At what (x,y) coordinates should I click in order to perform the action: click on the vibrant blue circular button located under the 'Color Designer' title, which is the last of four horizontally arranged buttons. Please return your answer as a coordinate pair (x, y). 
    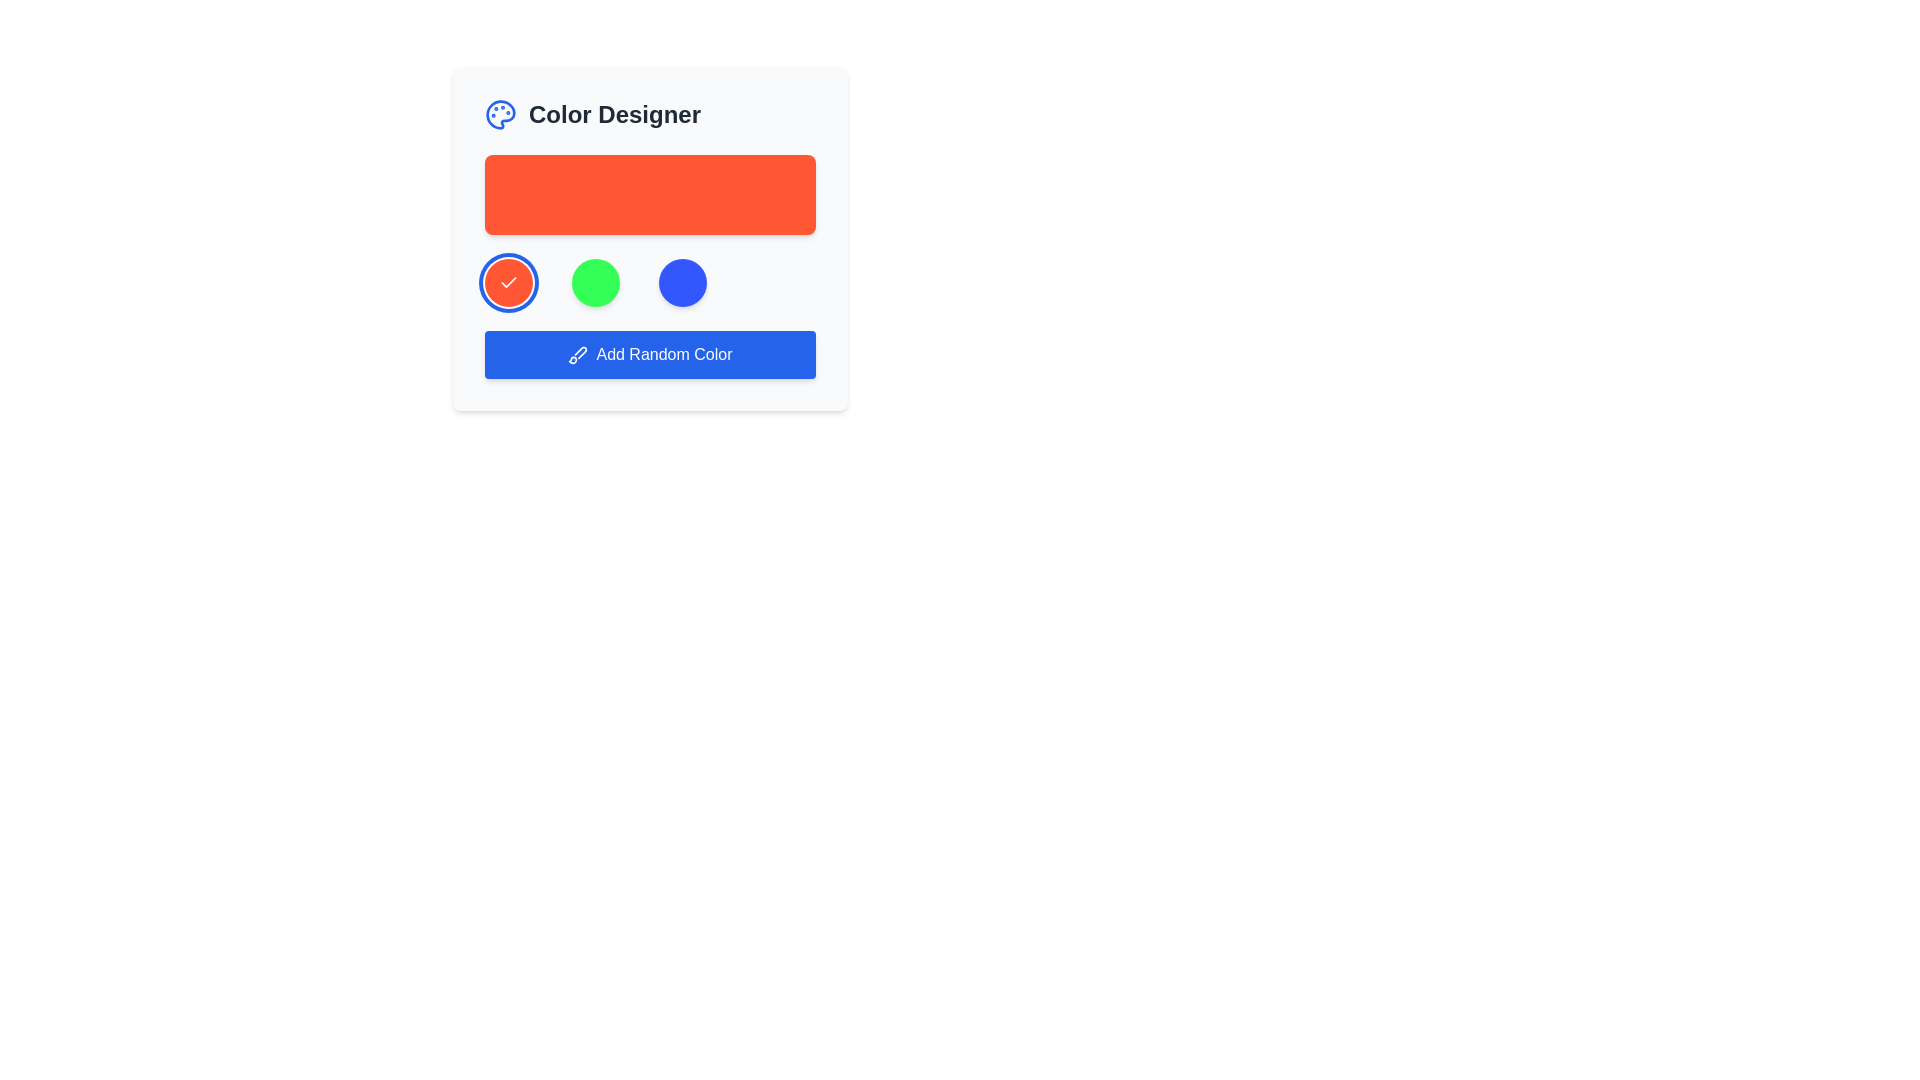
    Looking at the image, I should click on (682, 282).